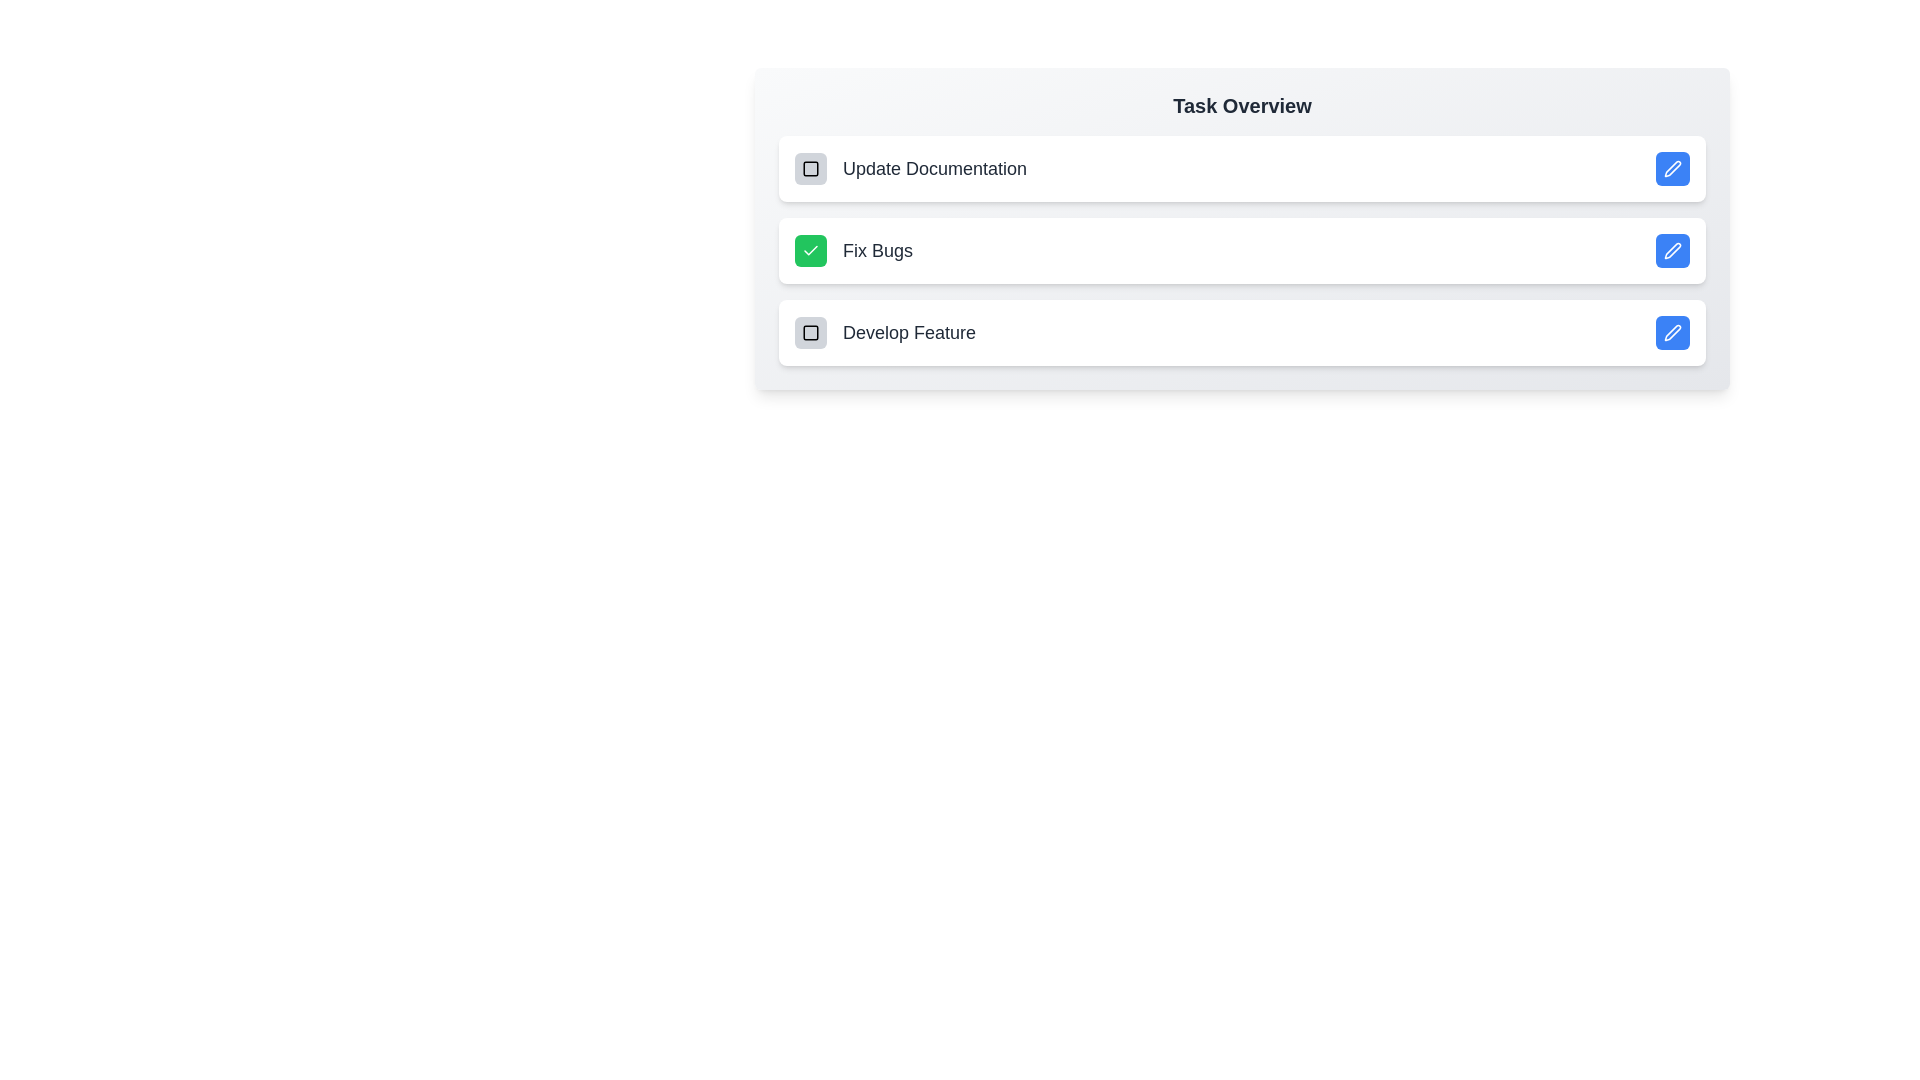  Describe the element at coordinates (1673, 331) in the screenshot. I see `edit button for the task 'Develop Feature'` at that location.